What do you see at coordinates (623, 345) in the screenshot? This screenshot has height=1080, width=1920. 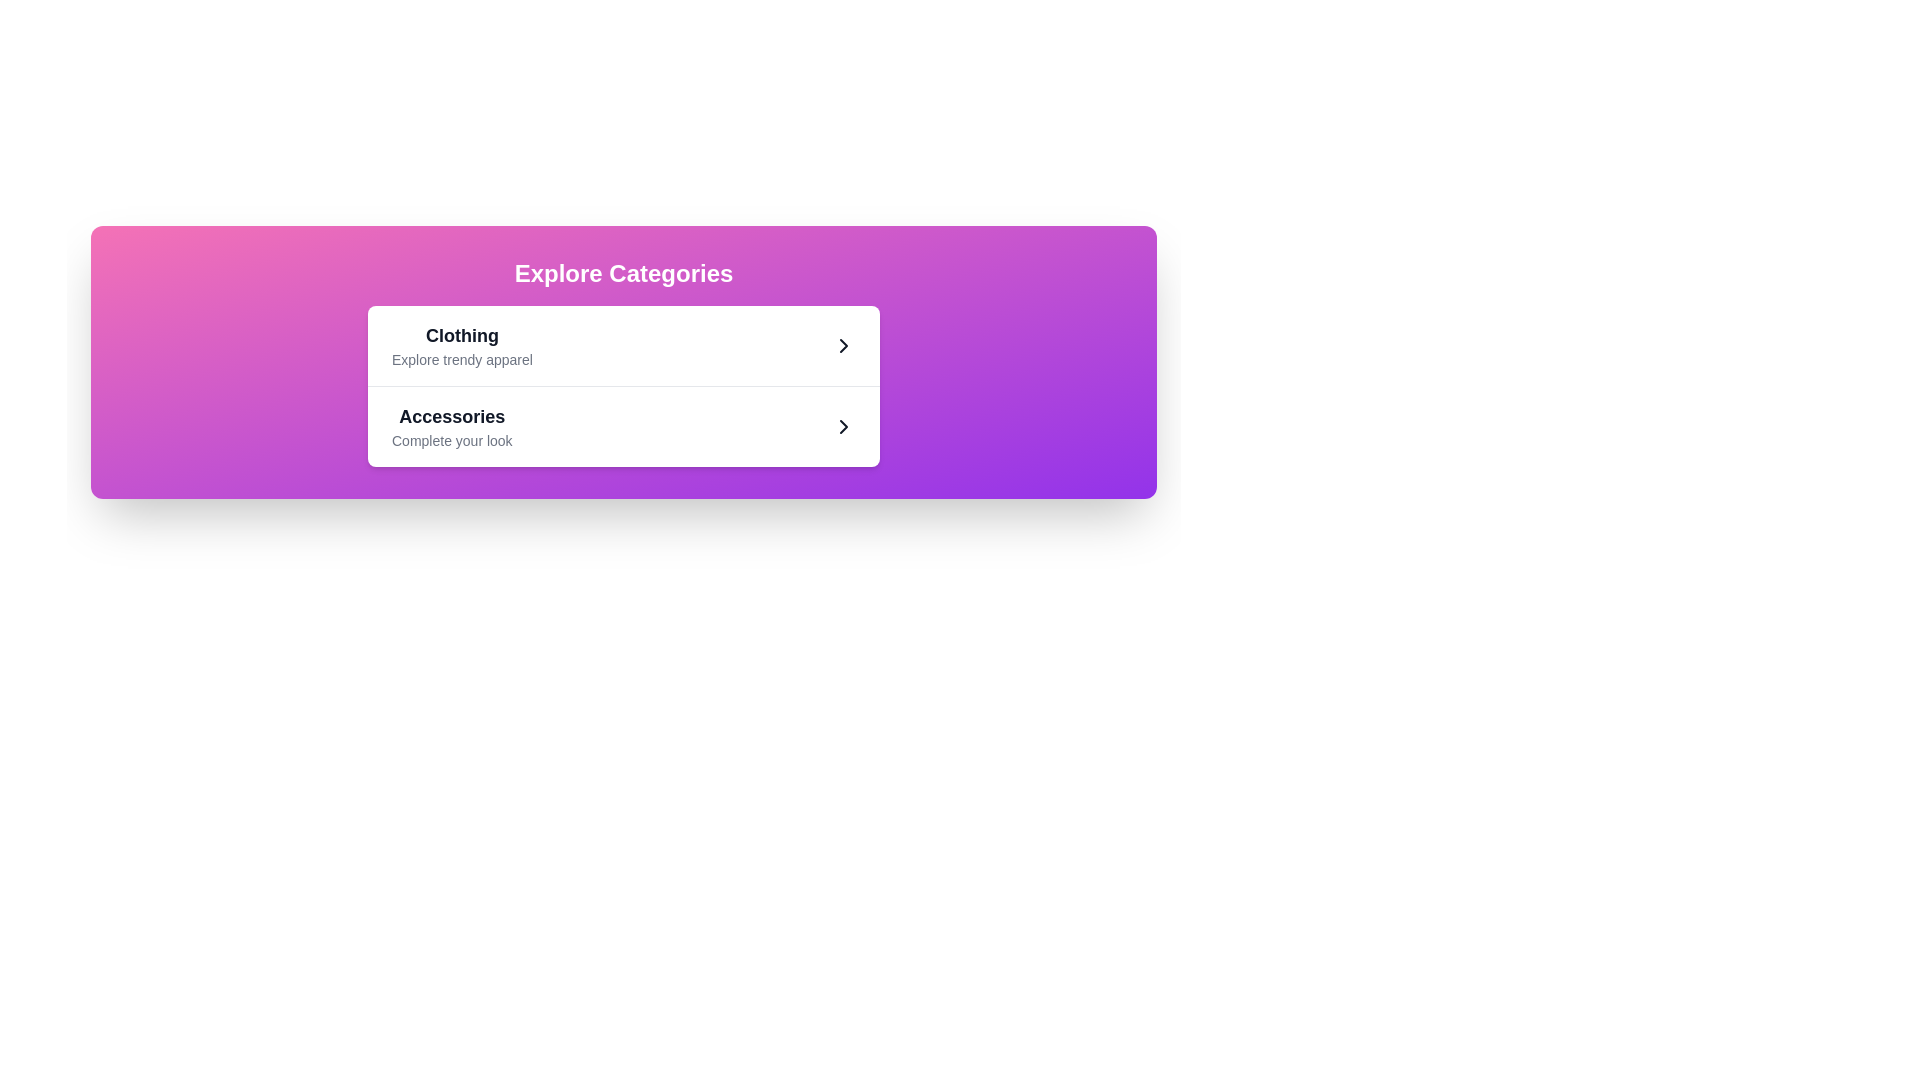 I see `the 'Clothing' navigation link, which is the first item in a vertical list of category options` at bounding box center [623, 345].